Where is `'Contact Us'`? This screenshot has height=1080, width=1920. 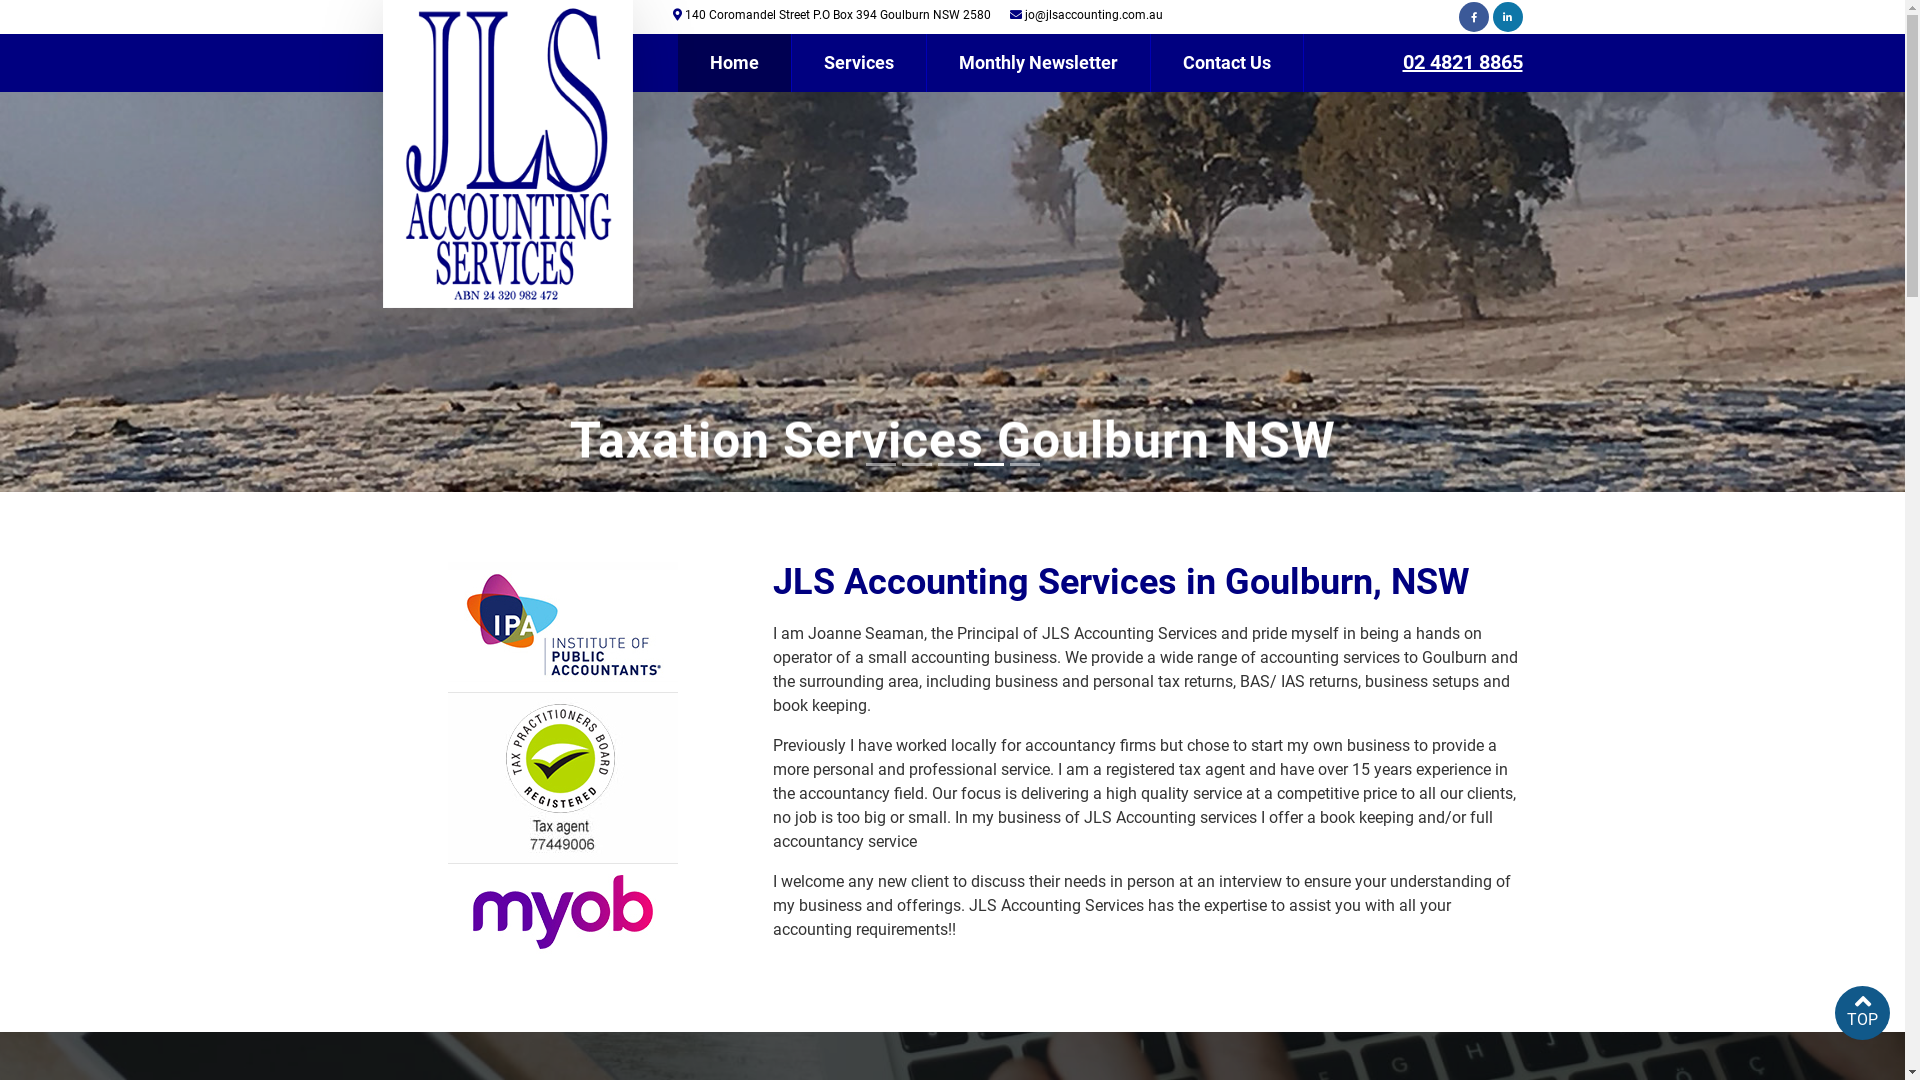 'Contact Us' is located at coordinates (1225, 61).